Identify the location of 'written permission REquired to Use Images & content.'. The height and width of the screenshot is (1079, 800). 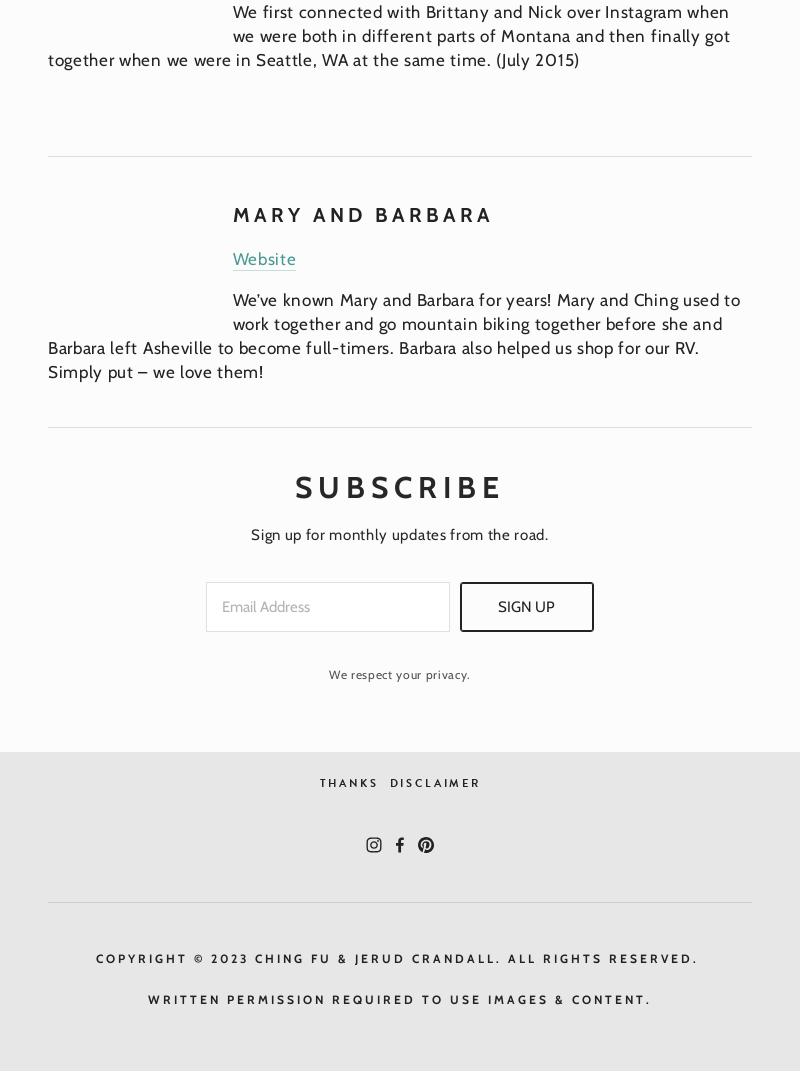
(400, 999).